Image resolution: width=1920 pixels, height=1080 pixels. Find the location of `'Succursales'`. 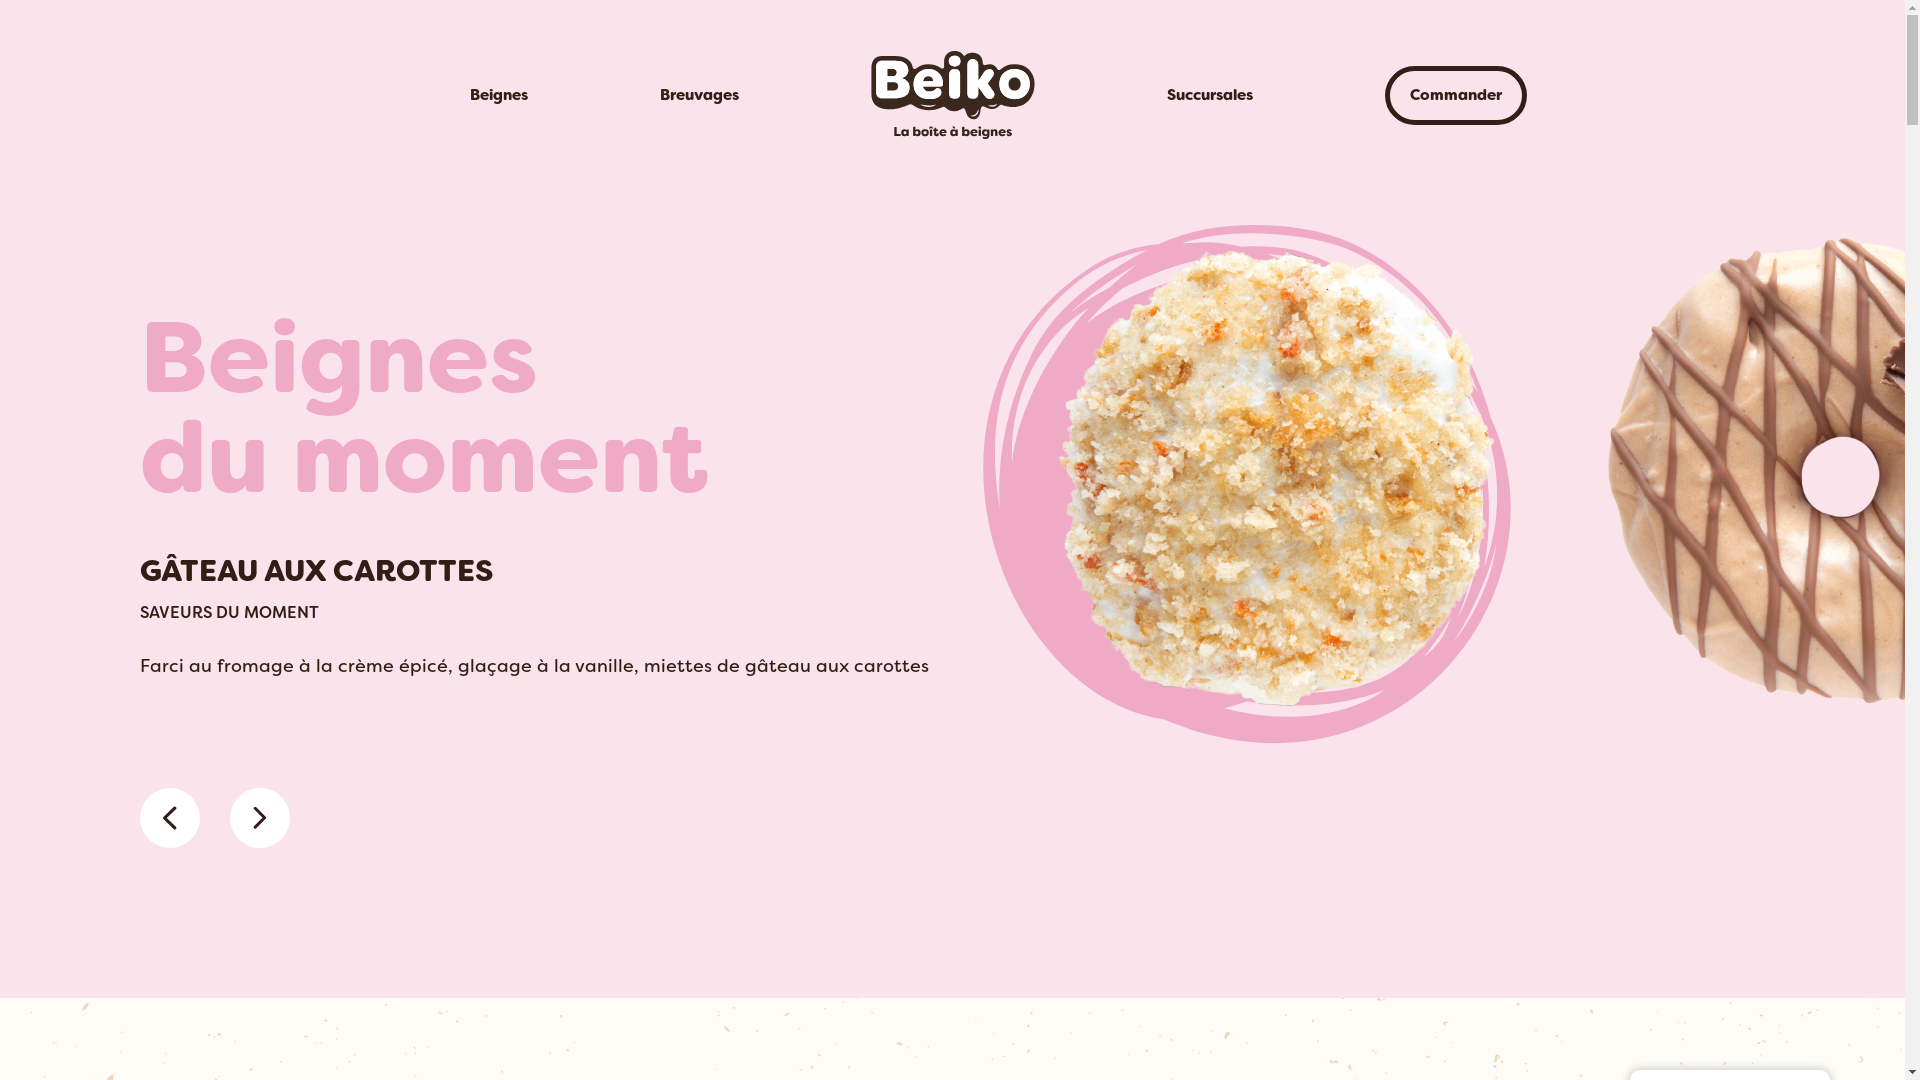

'Succursales' is located at coordinates (1208, 95).